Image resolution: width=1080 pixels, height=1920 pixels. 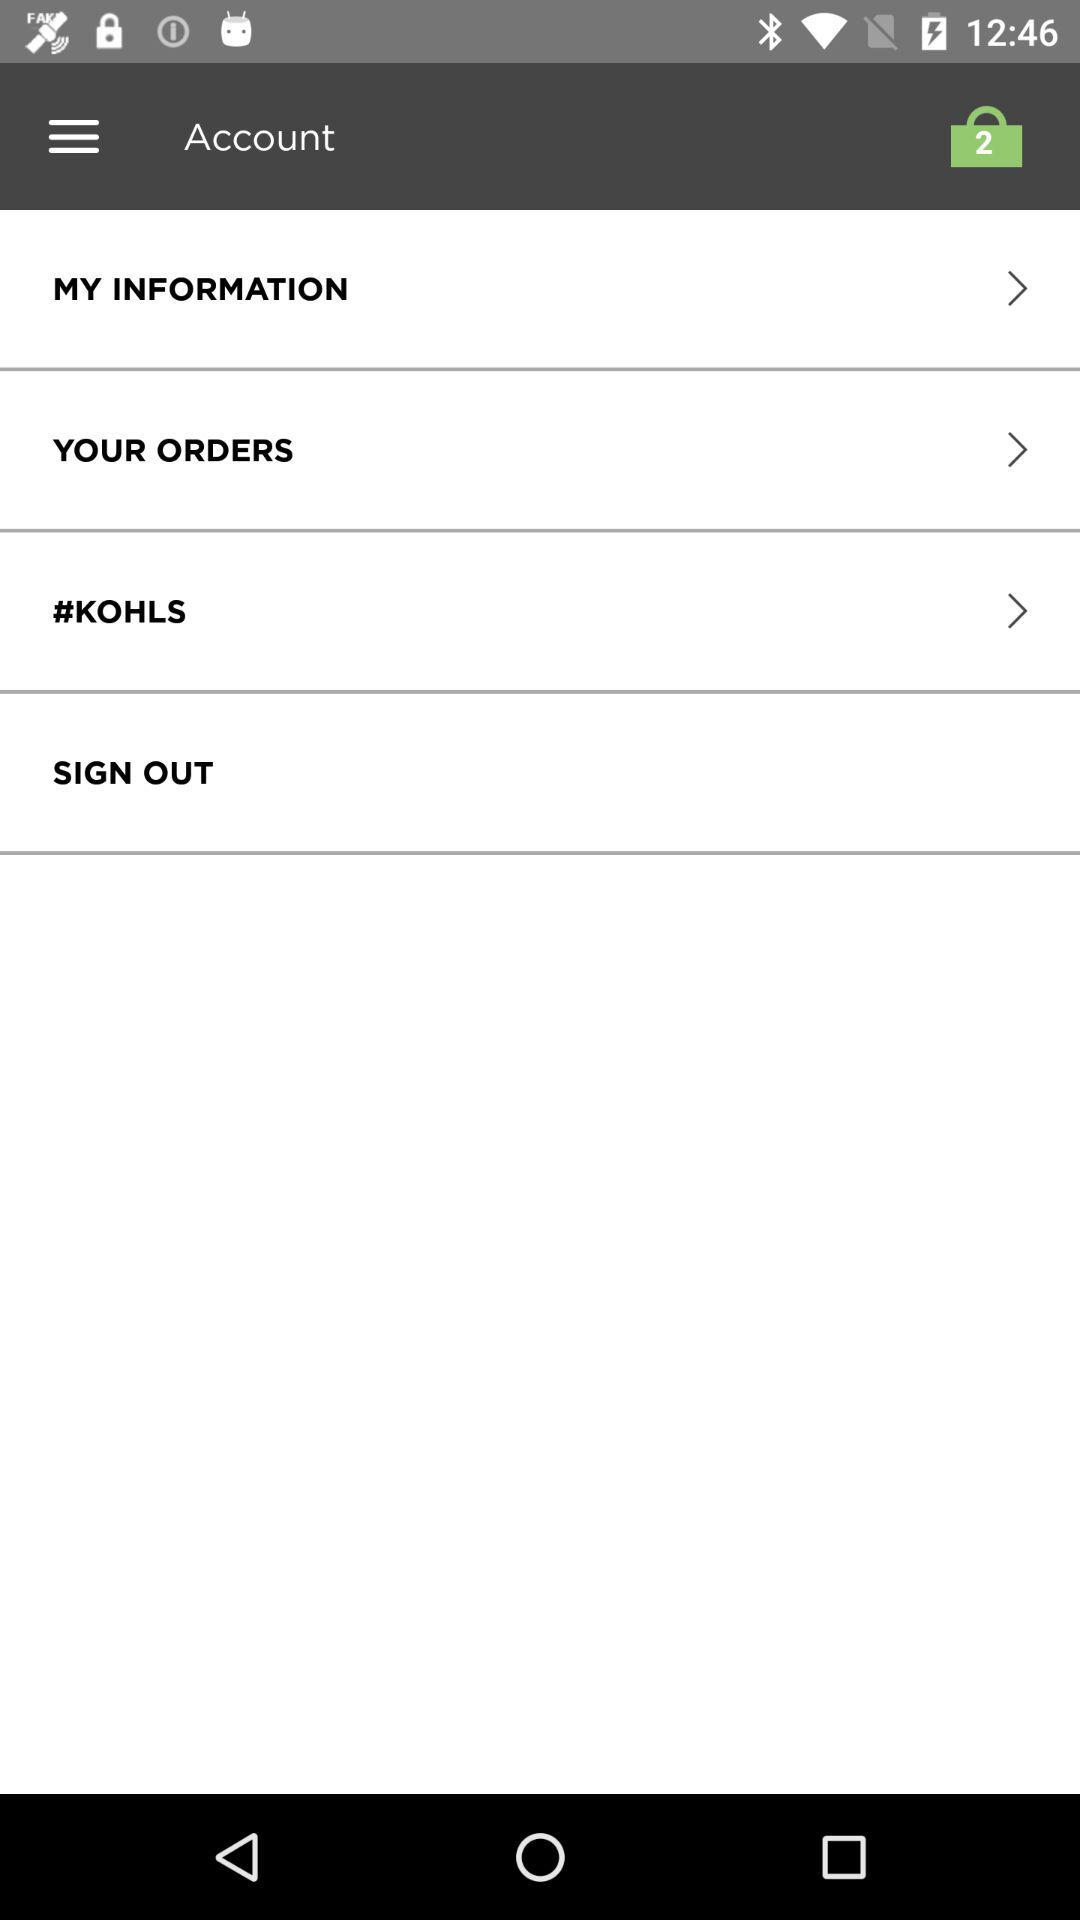 What do you see at coordinates (172, 449) in the screenshot?
I see `the item below my information` at bounding box center [172, 449].